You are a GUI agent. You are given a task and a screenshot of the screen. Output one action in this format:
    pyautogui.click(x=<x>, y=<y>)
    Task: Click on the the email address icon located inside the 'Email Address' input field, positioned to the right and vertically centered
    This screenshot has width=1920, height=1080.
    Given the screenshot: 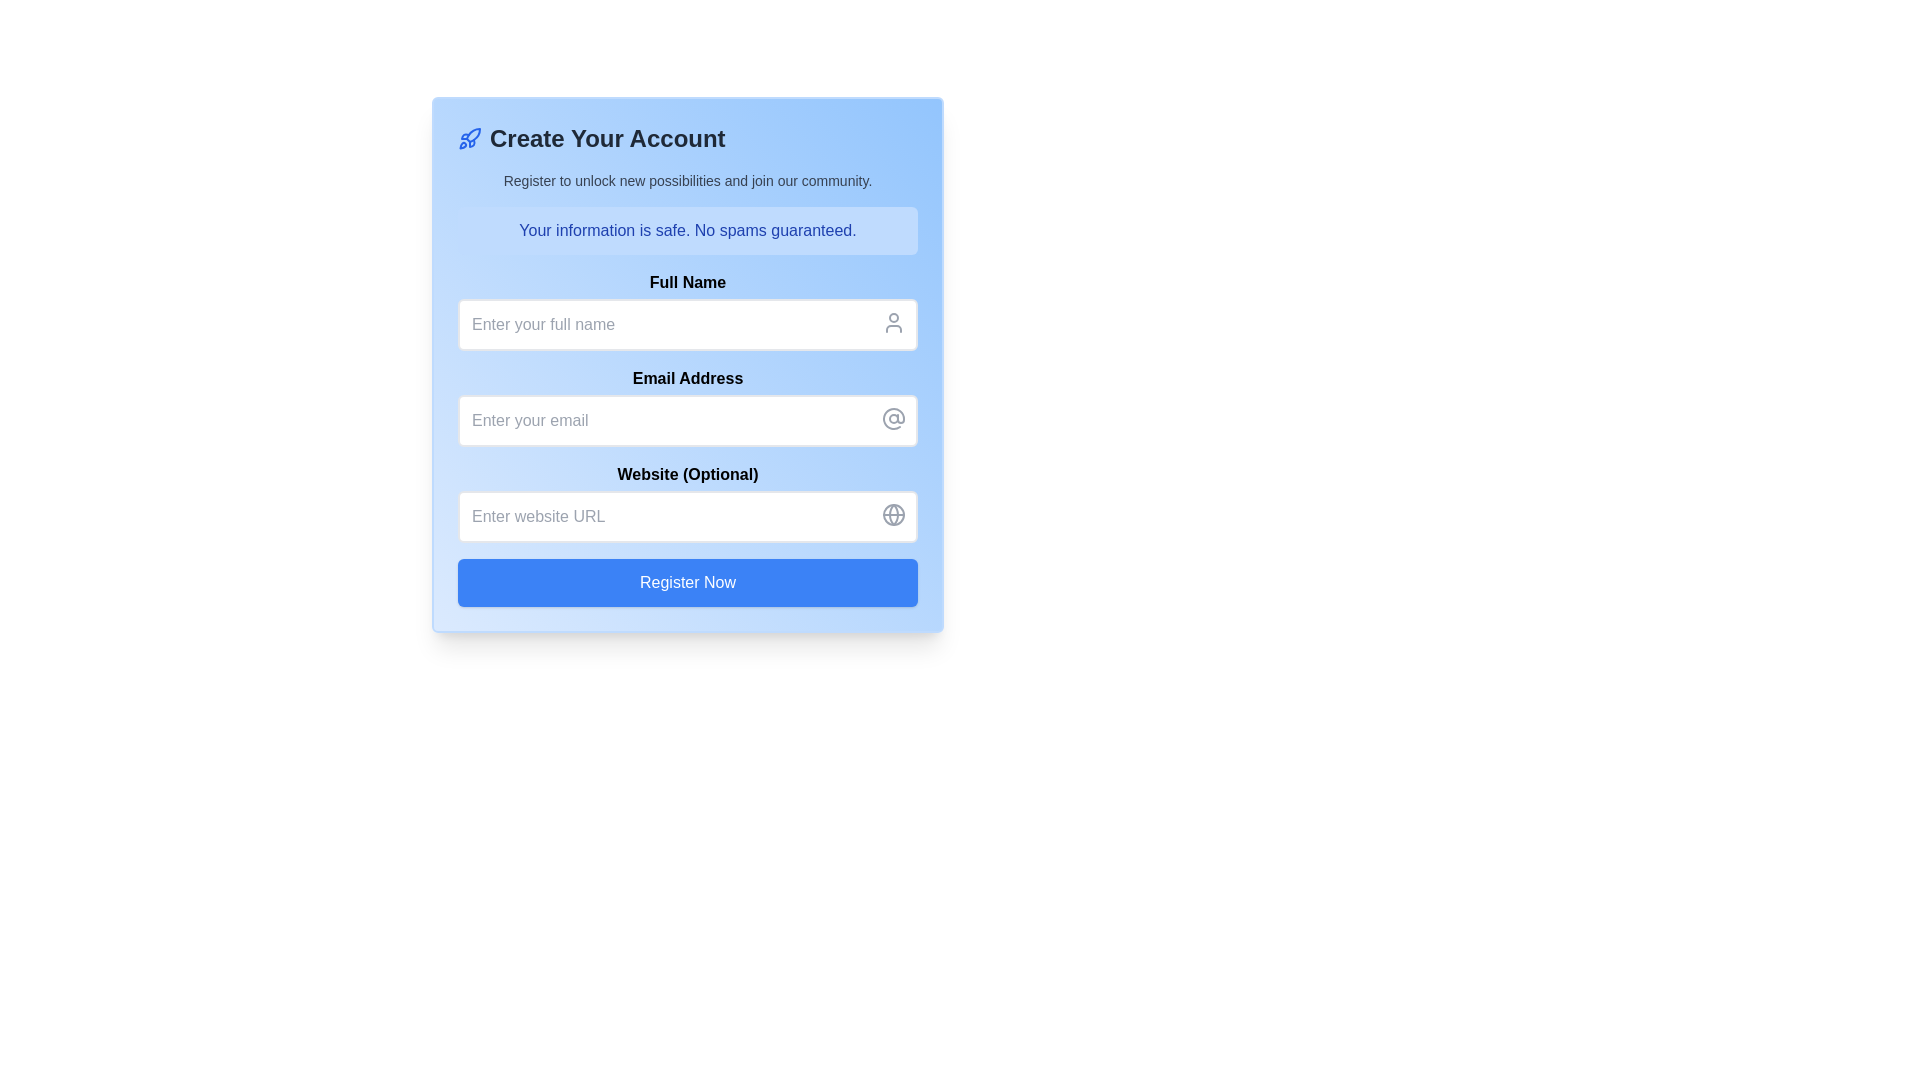 What is the action you would take?
    pyautogui.click(x=892, y=418)
    